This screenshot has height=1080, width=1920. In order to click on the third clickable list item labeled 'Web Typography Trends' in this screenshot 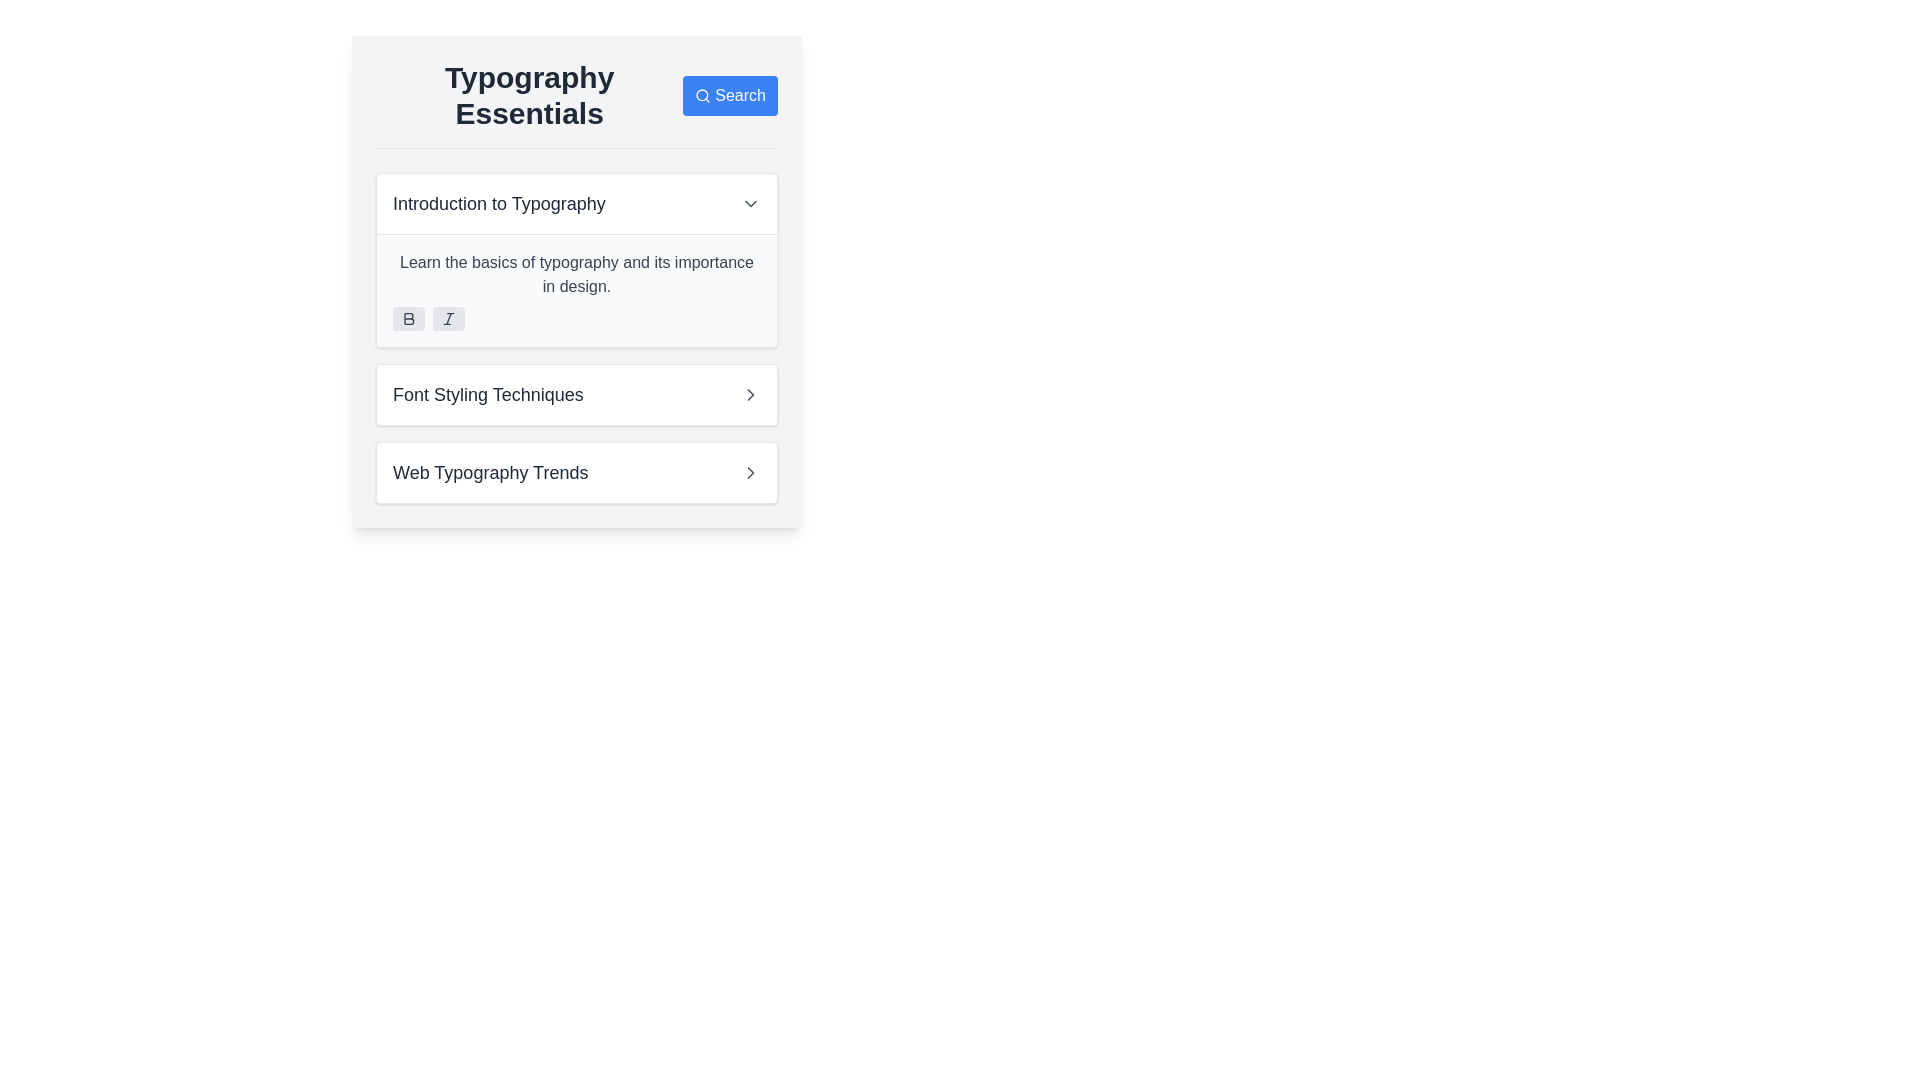, I will do `click(575, 473)`.